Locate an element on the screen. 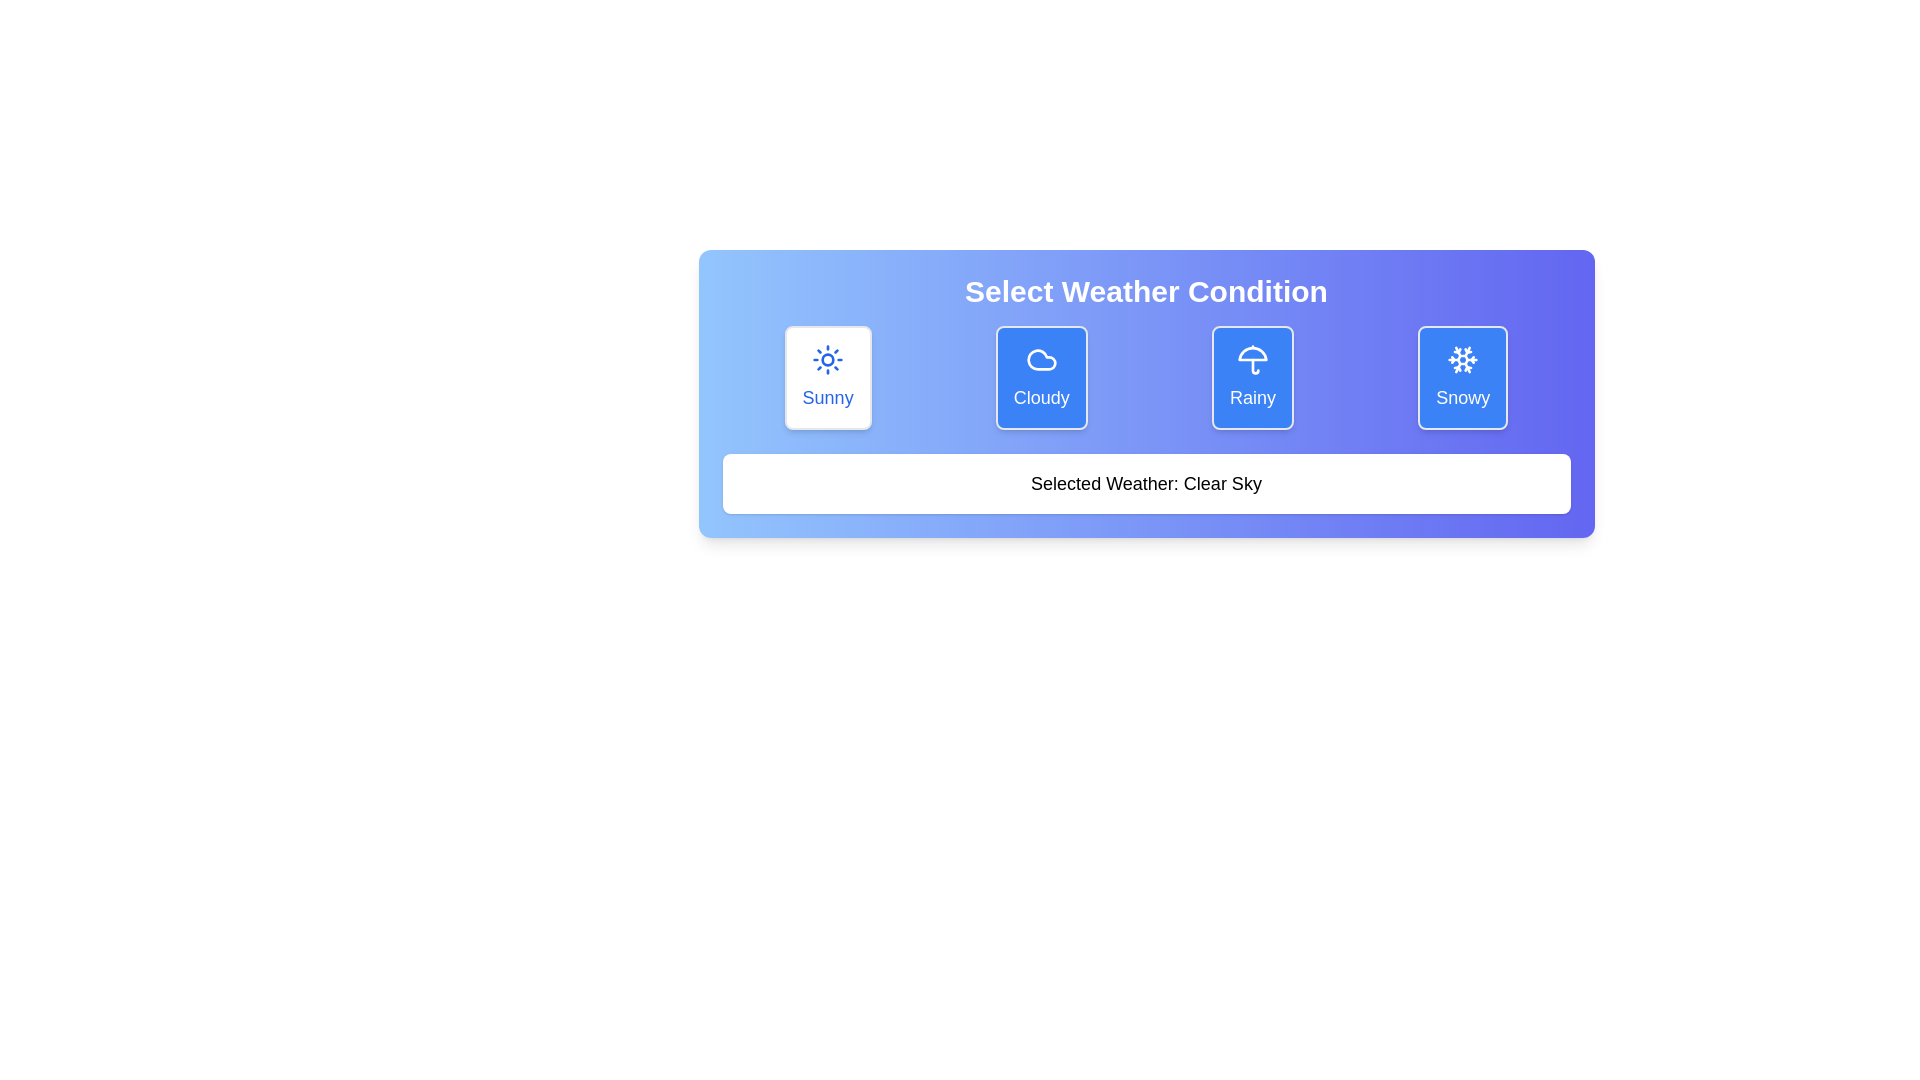 This screenshot has height=1080, width=1920. the 'Snowy' button, which is the fourth option in the weather condition selector row is located at coordinates (1463, 378).